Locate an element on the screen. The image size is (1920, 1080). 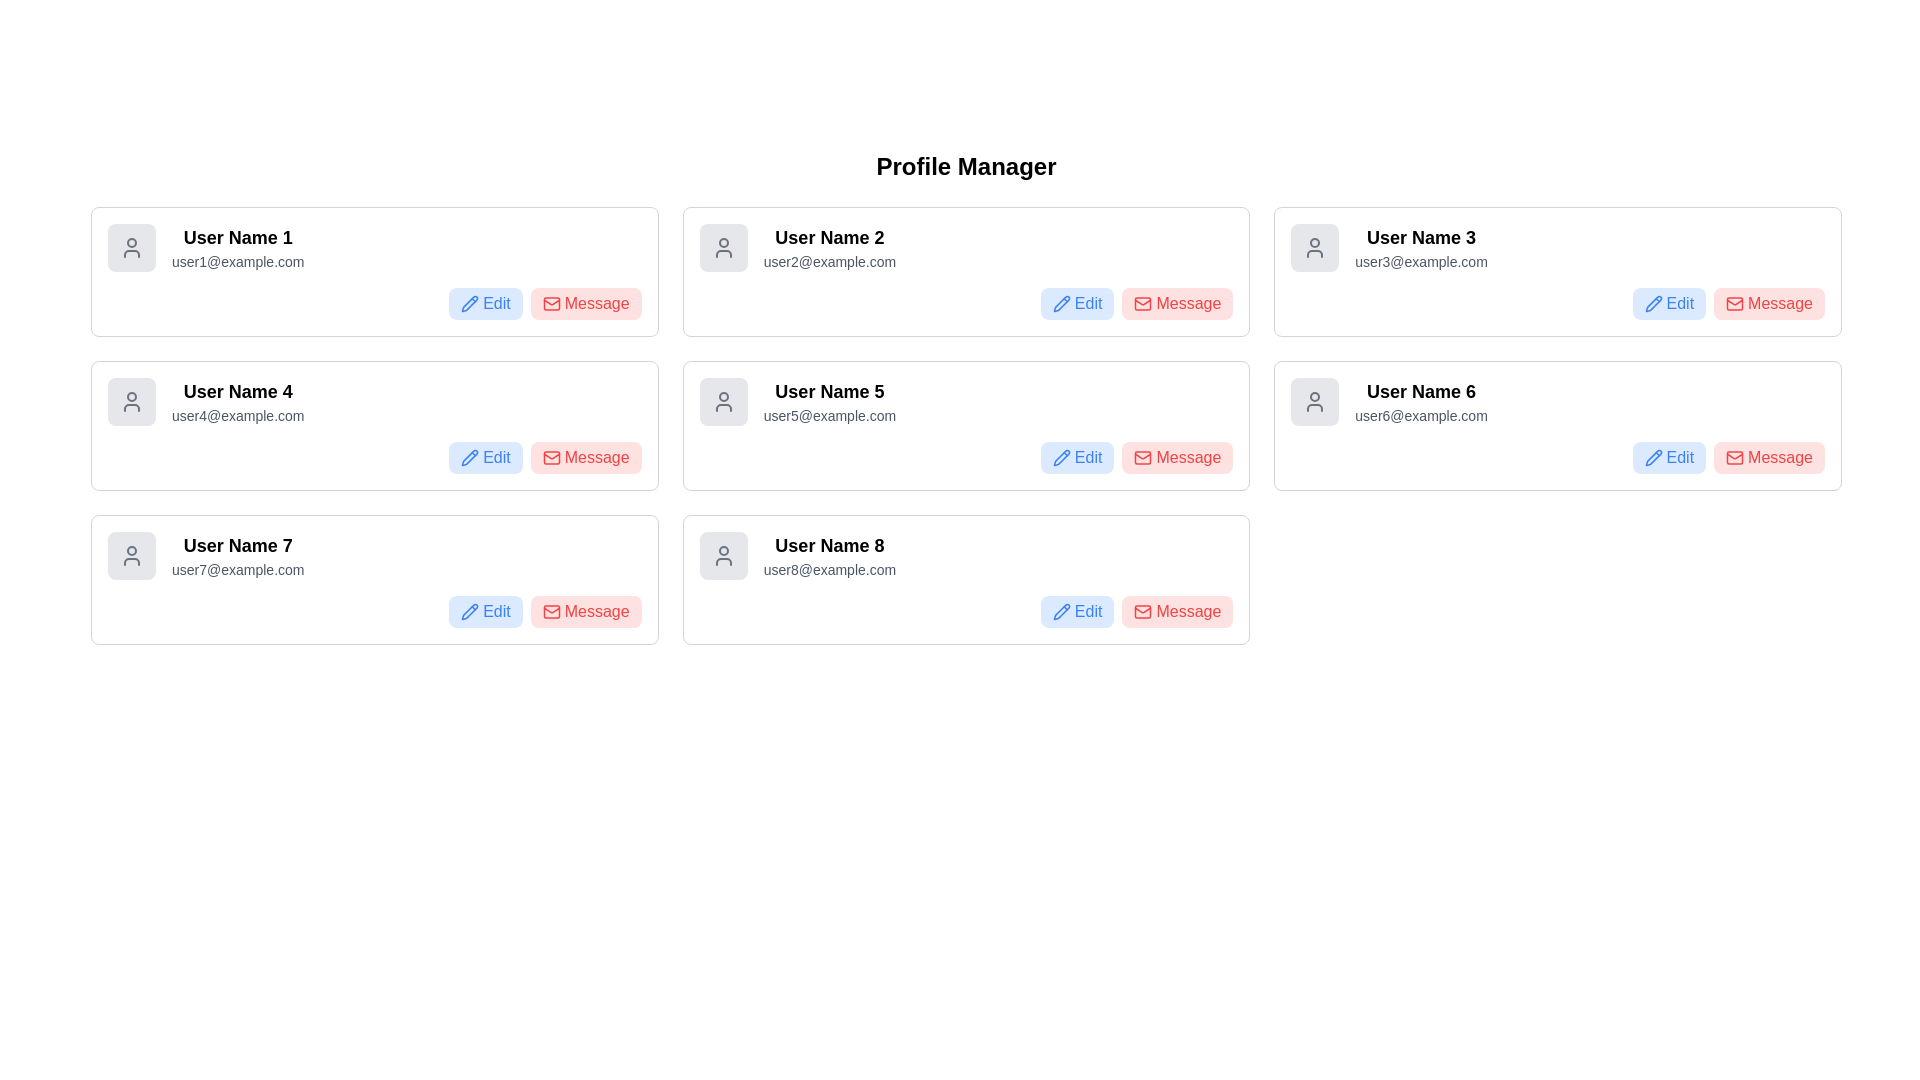
the pencil icon representing the edit functionality within the 'Edit' button of the second user card in the second column is located at coordinates (469, 458).